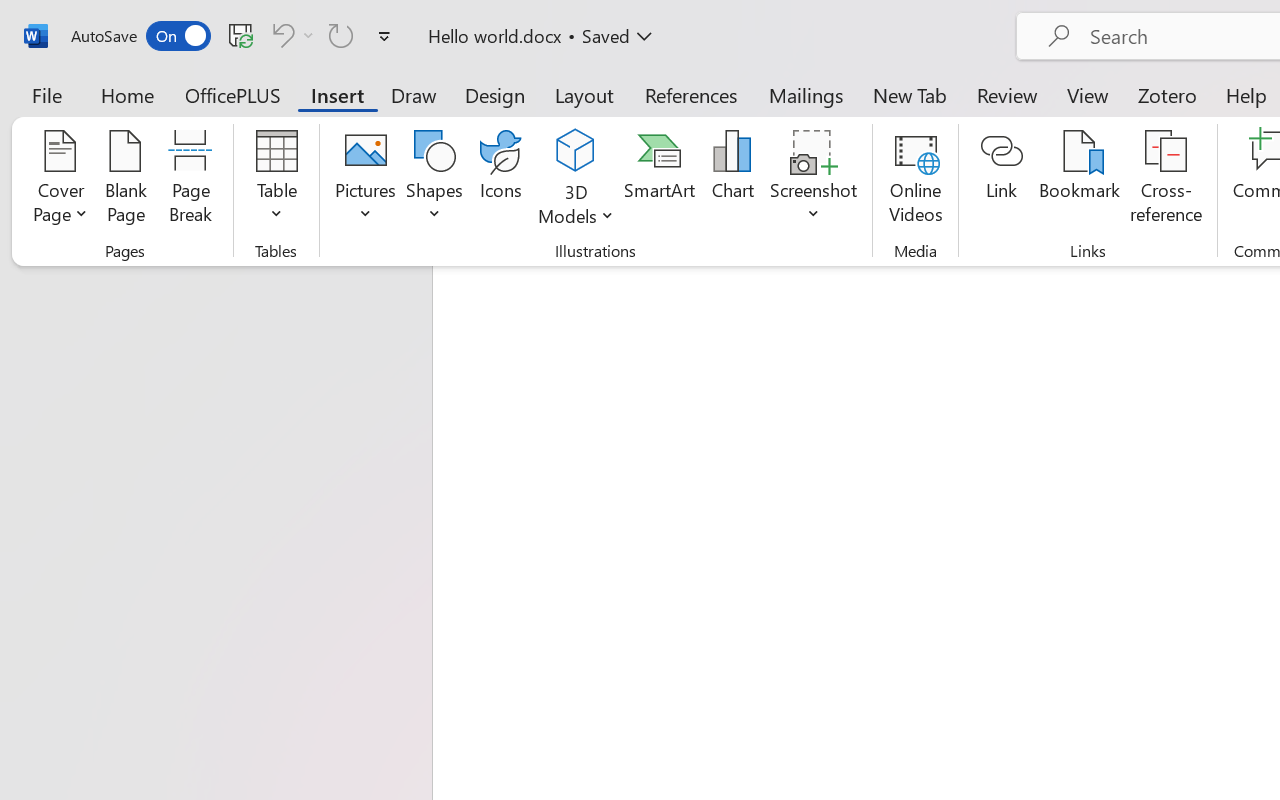  What do you see at coordinates (289, 34) in the screenshot?
I see `'Can'` at bounding box center [289, 34].